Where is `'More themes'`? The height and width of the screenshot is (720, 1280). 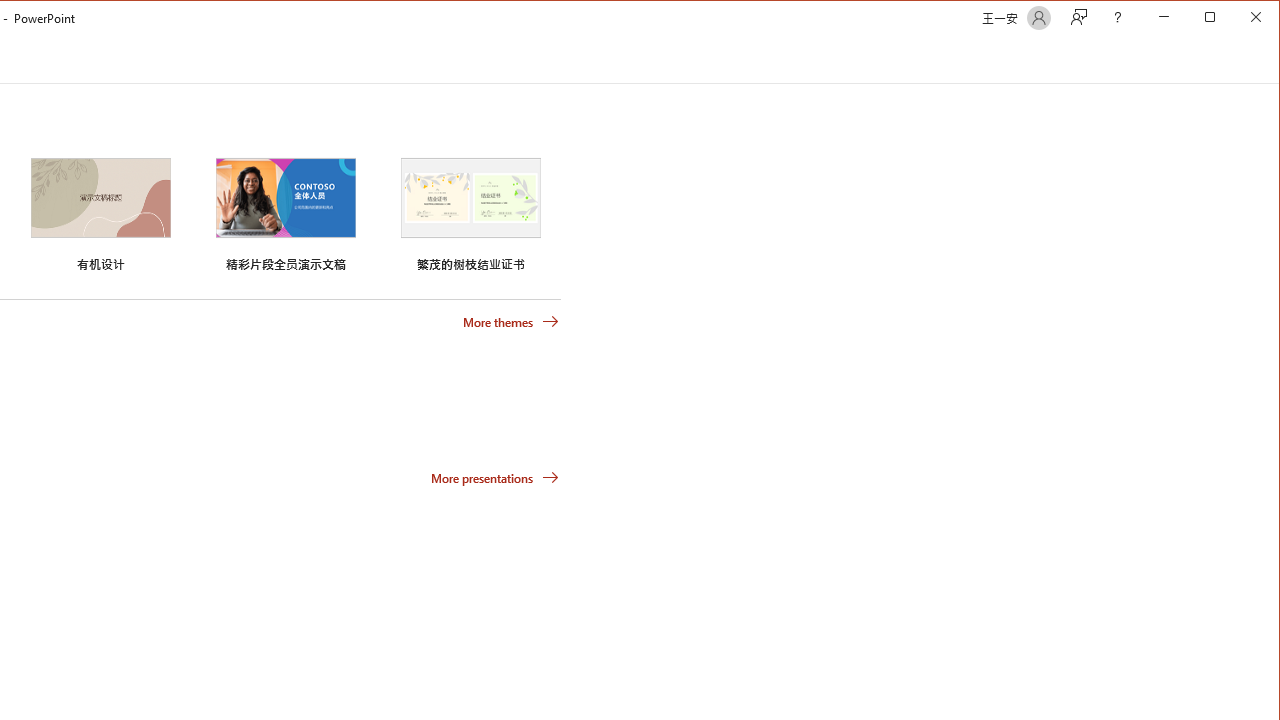
'More themes' is located at coordinates (510, 320).